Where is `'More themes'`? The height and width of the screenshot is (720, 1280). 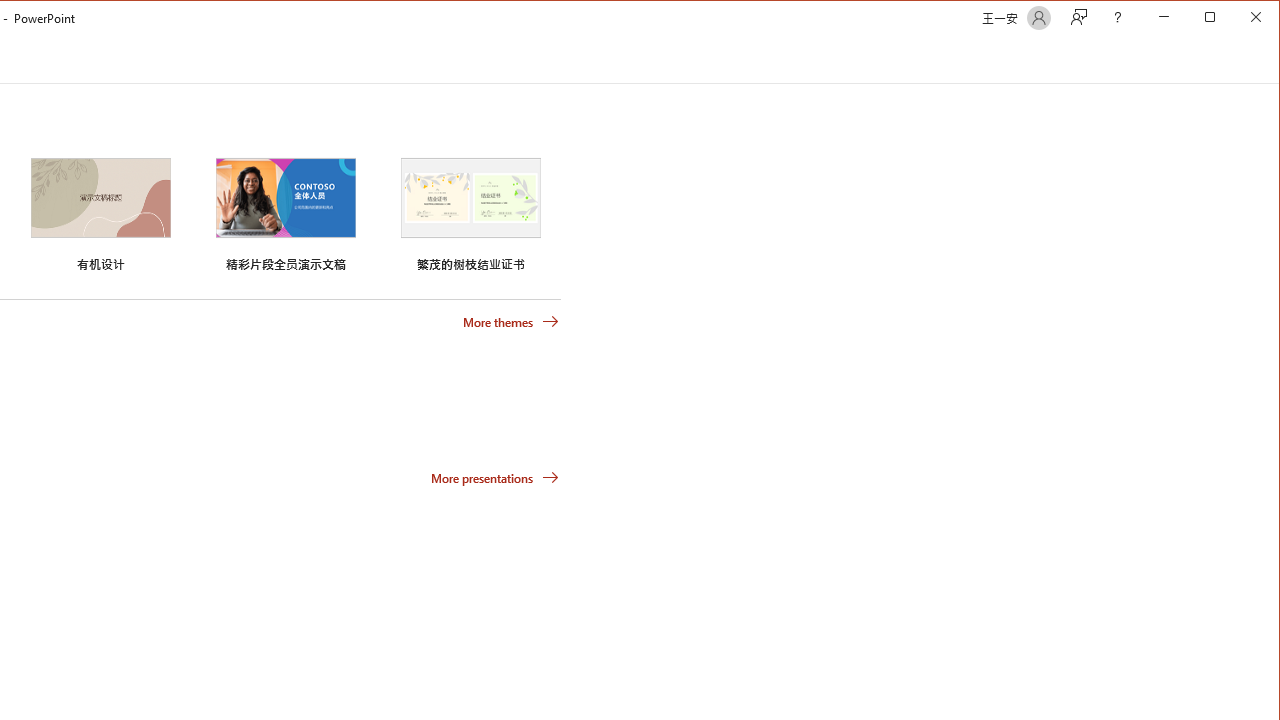
'More themes' is located at coordinates (510, 320).